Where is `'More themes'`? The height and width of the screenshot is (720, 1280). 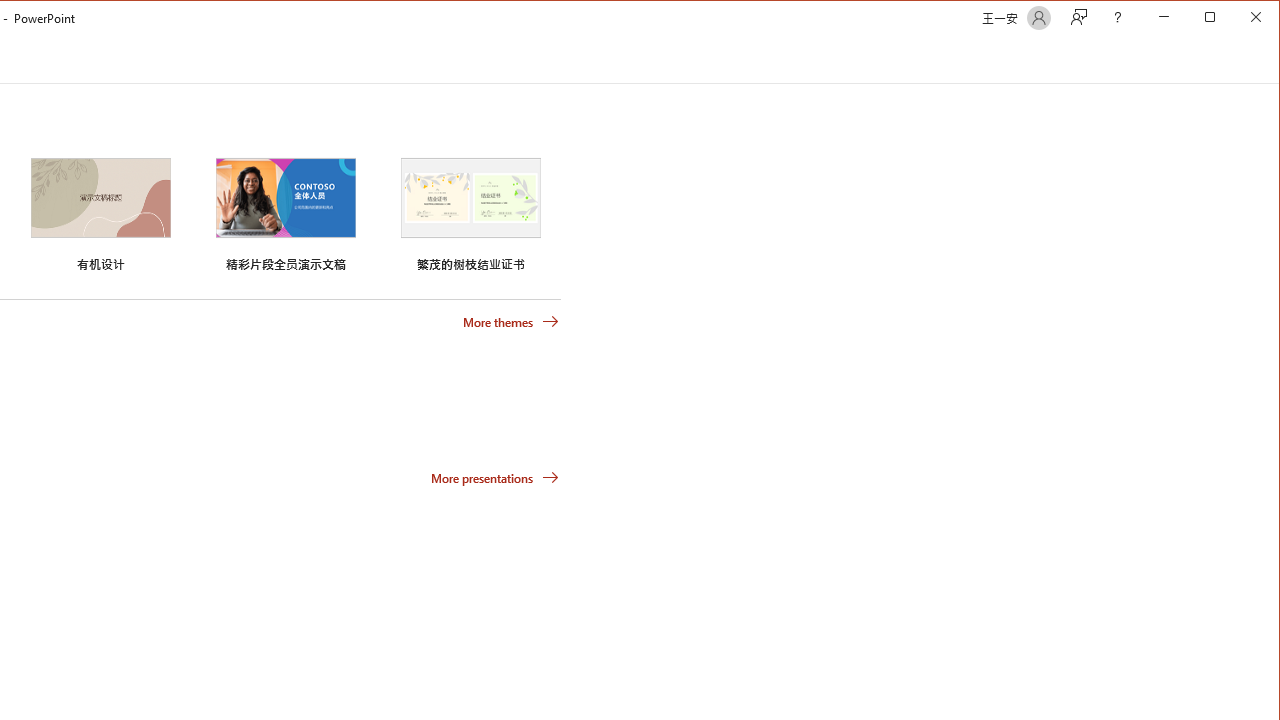
'More themes' is located at coordinates (510, 320).